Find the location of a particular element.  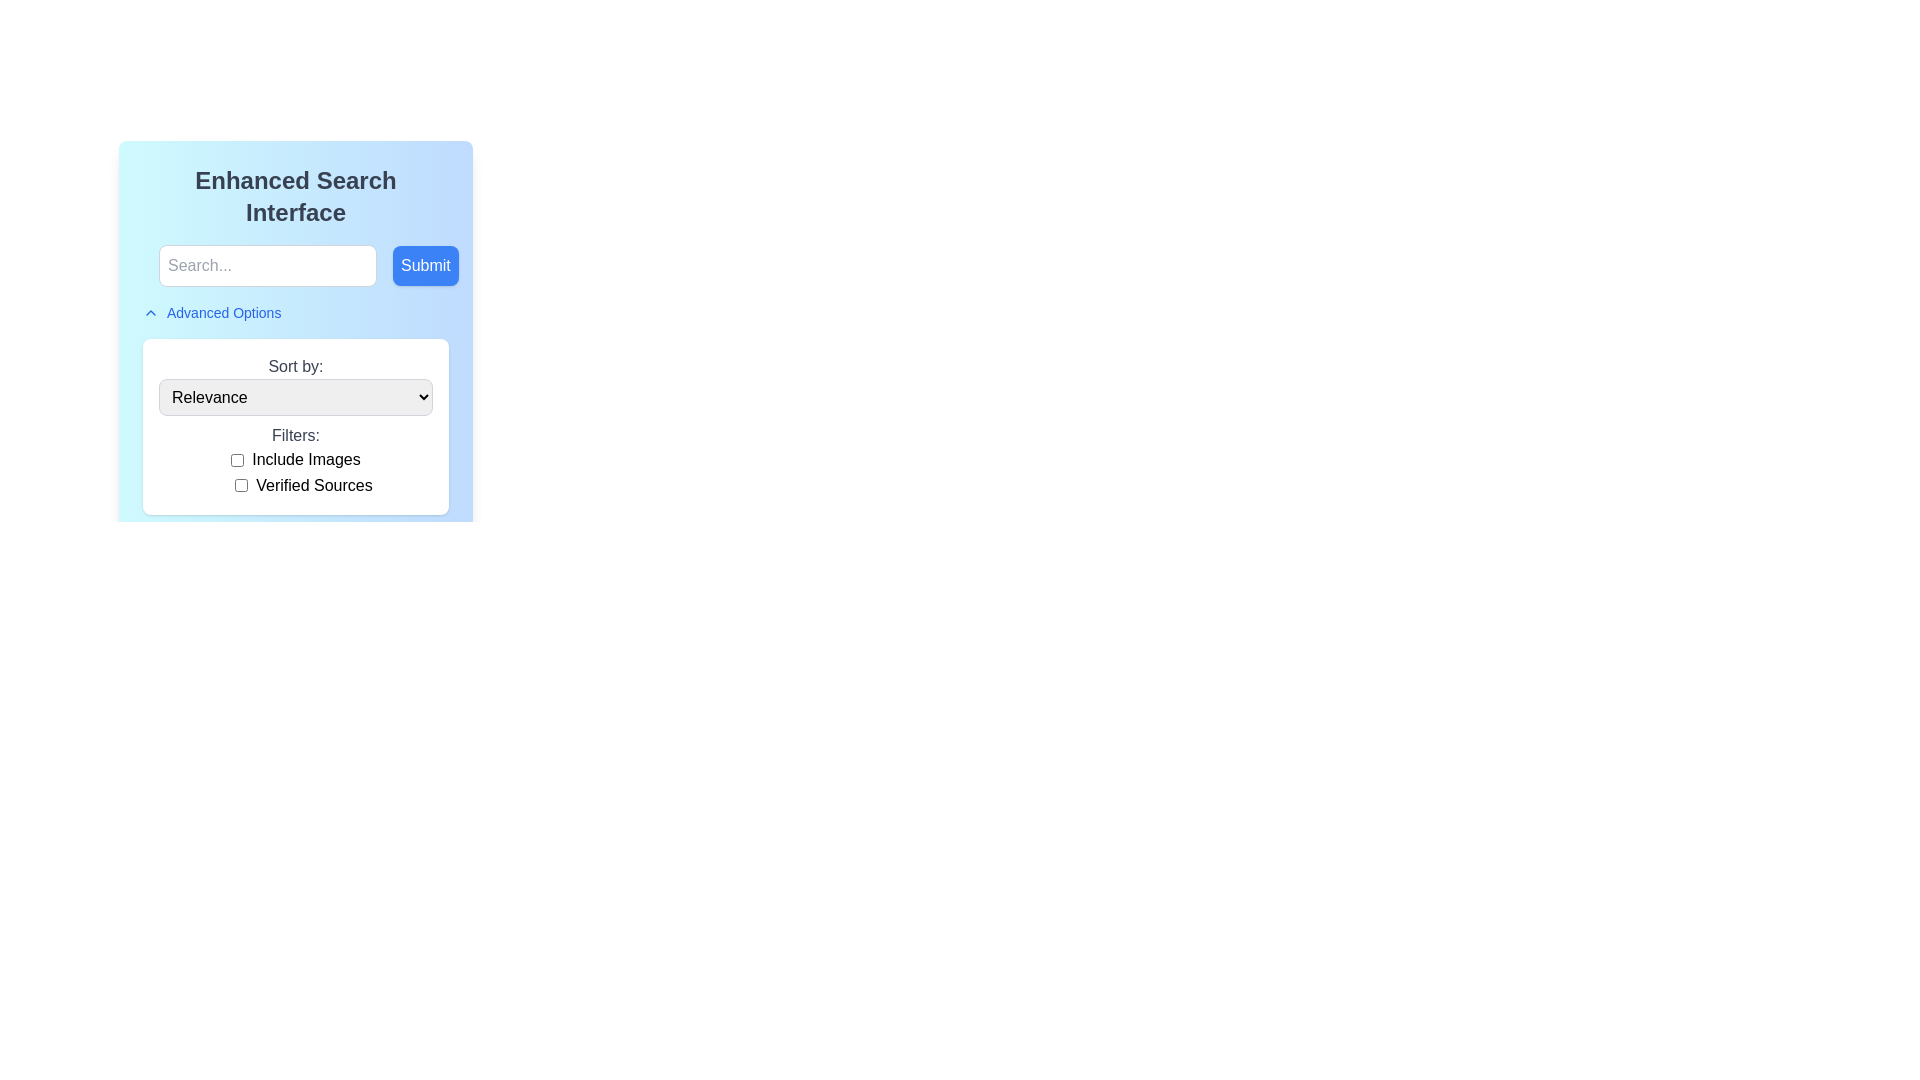

the small upward-pointing chevron icon with a blue outline located to the left of the text 'Advanced Options' is located at coordinates (149, 312).